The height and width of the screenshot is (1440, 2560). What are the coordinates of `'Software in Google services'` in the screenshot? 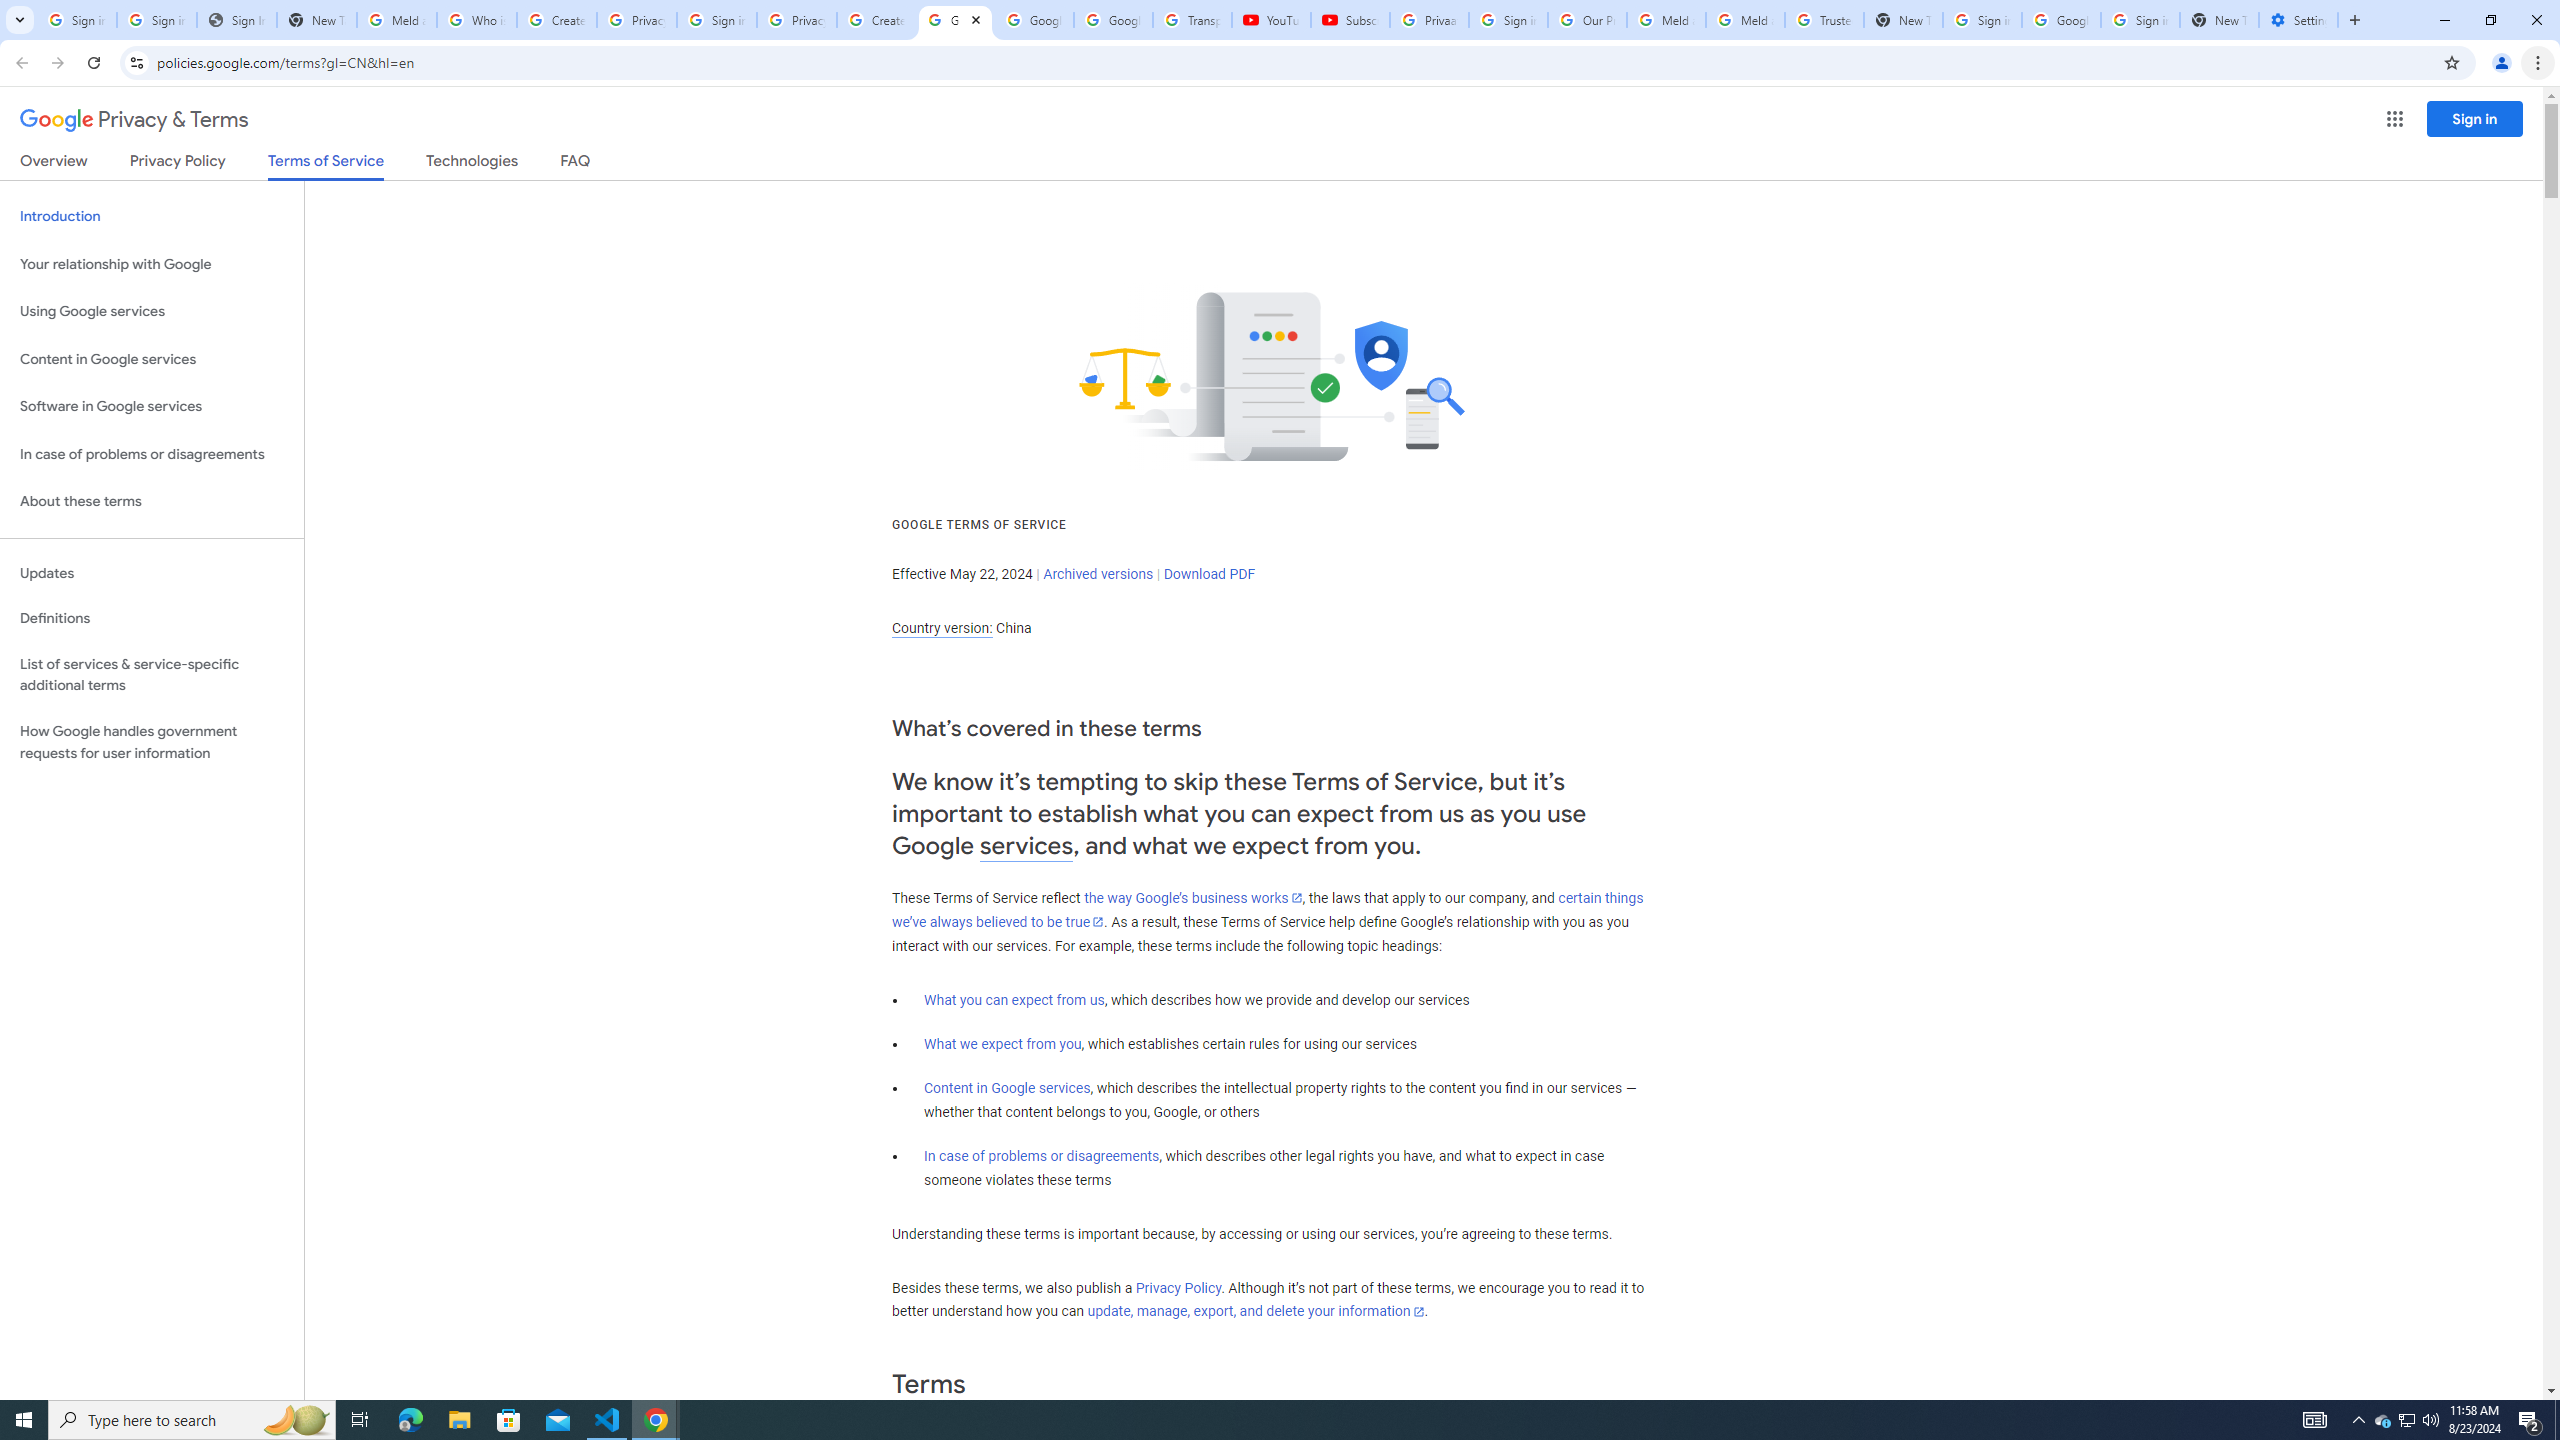 It's located at (151, 405).